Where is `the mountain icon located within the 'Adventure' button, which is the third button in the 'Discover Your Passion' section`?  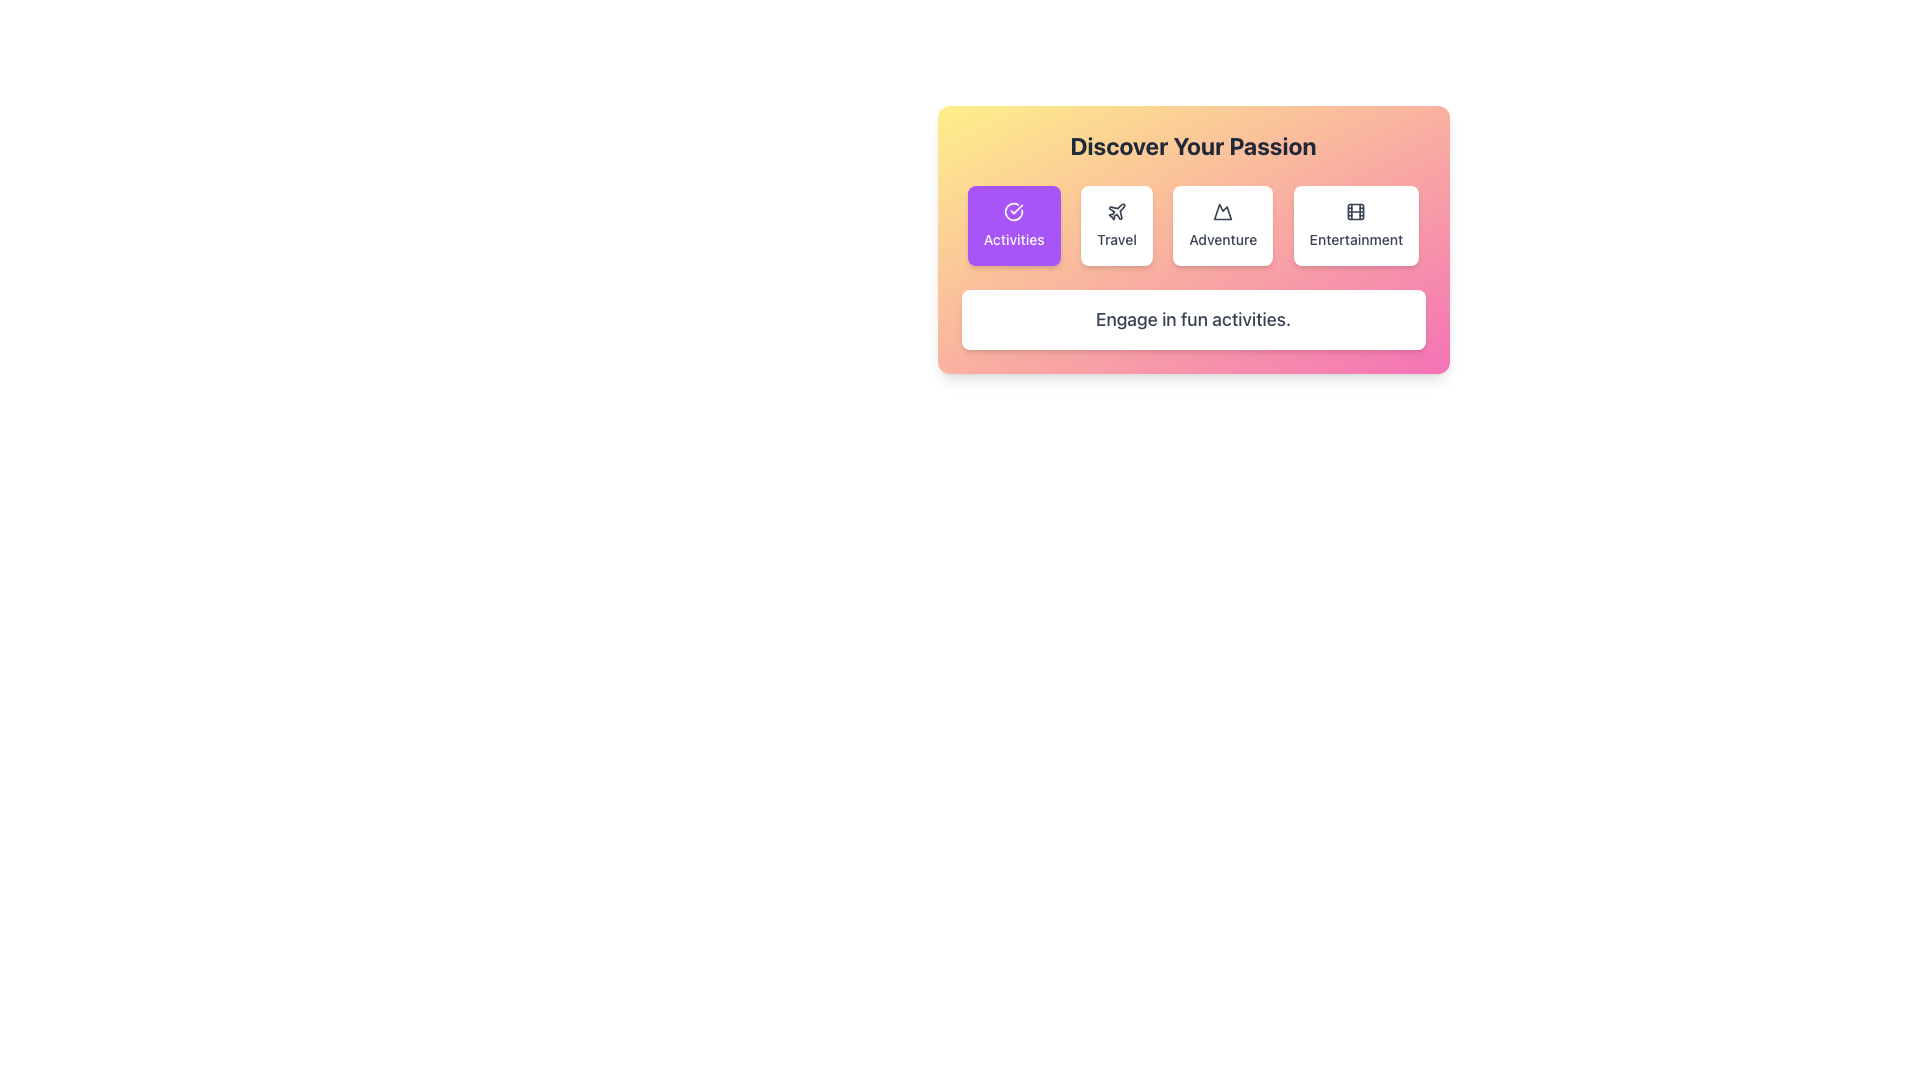
the mountain icon located within the 'Adventure' button, which is the third button in the 'Discover Your Passion' section is located at coordinates (1222, 212).